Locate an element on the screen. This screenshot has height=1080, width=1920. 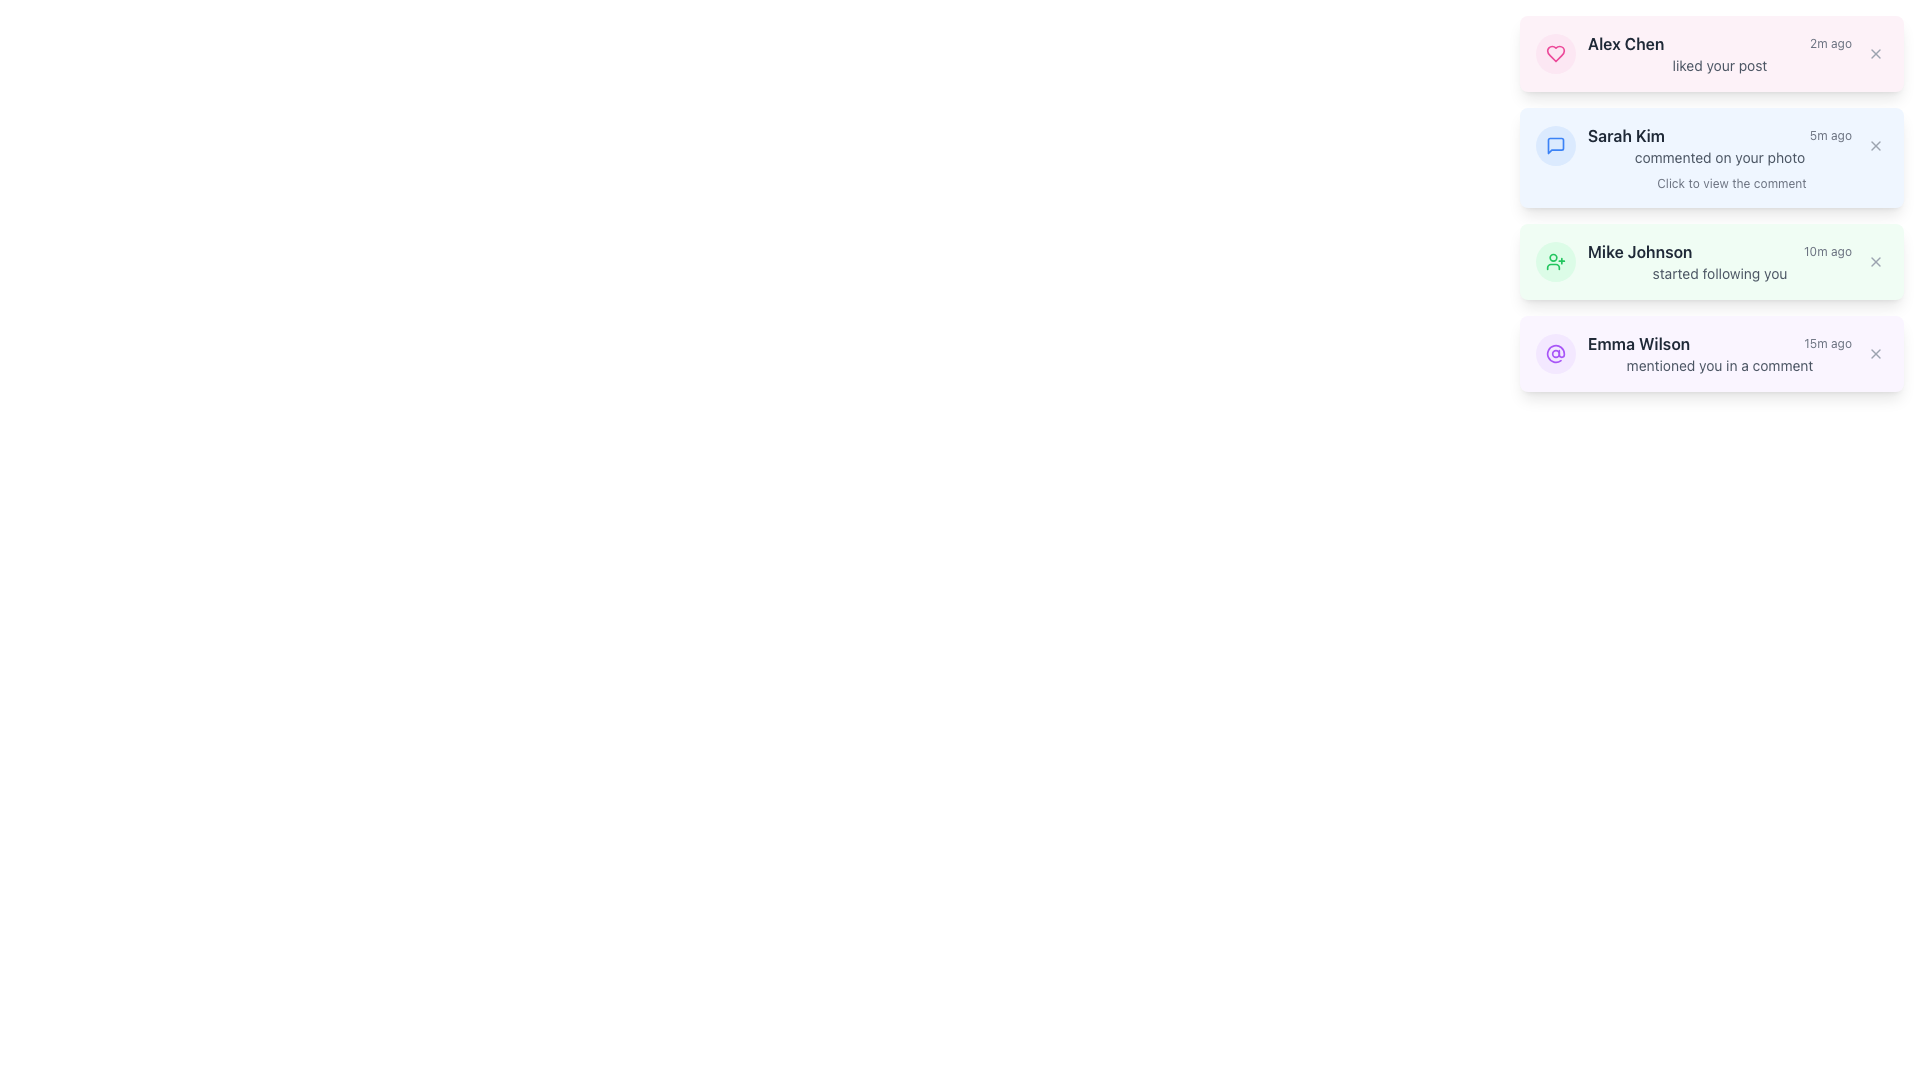
the blue speech bubble icon located in the second notification card from the top of the vertically arranged list is located at coordinates (1554, 145).